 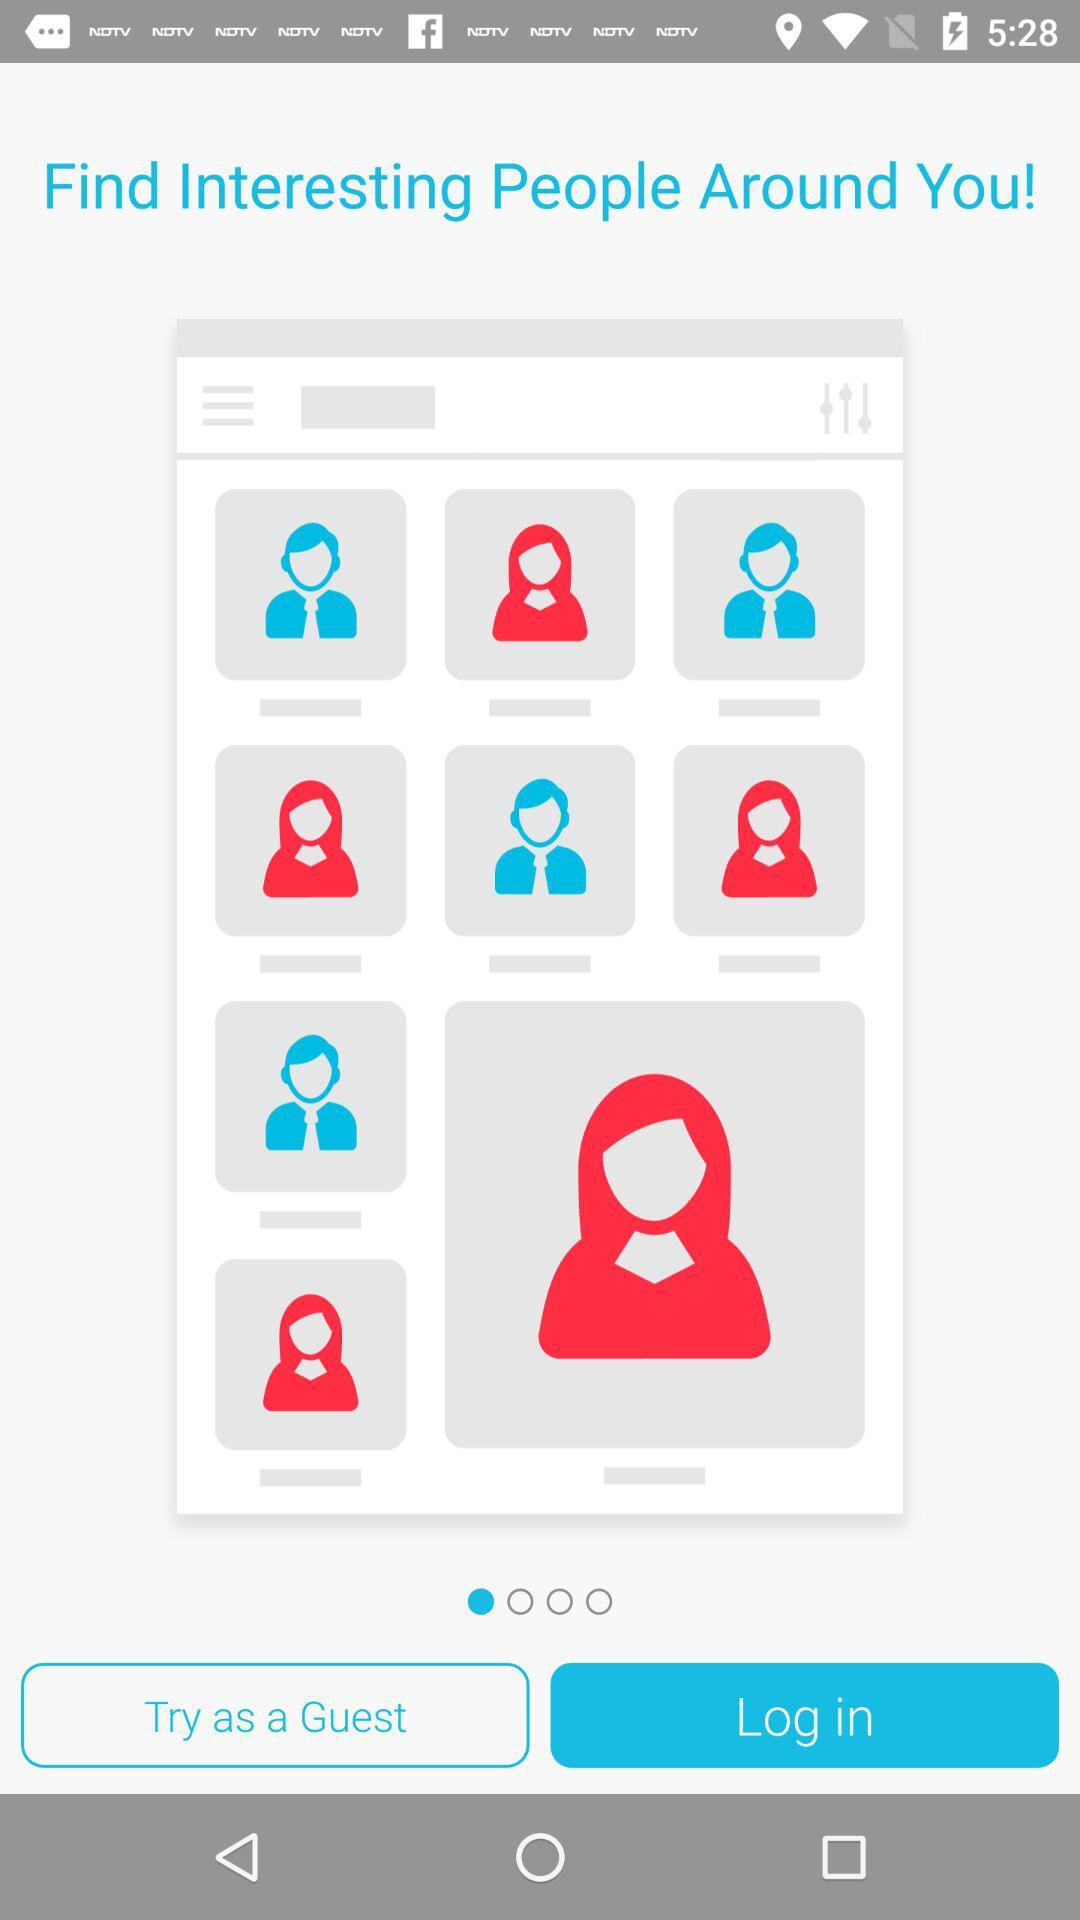 I want to click on the icon at the center, so click(x=540, y=922).